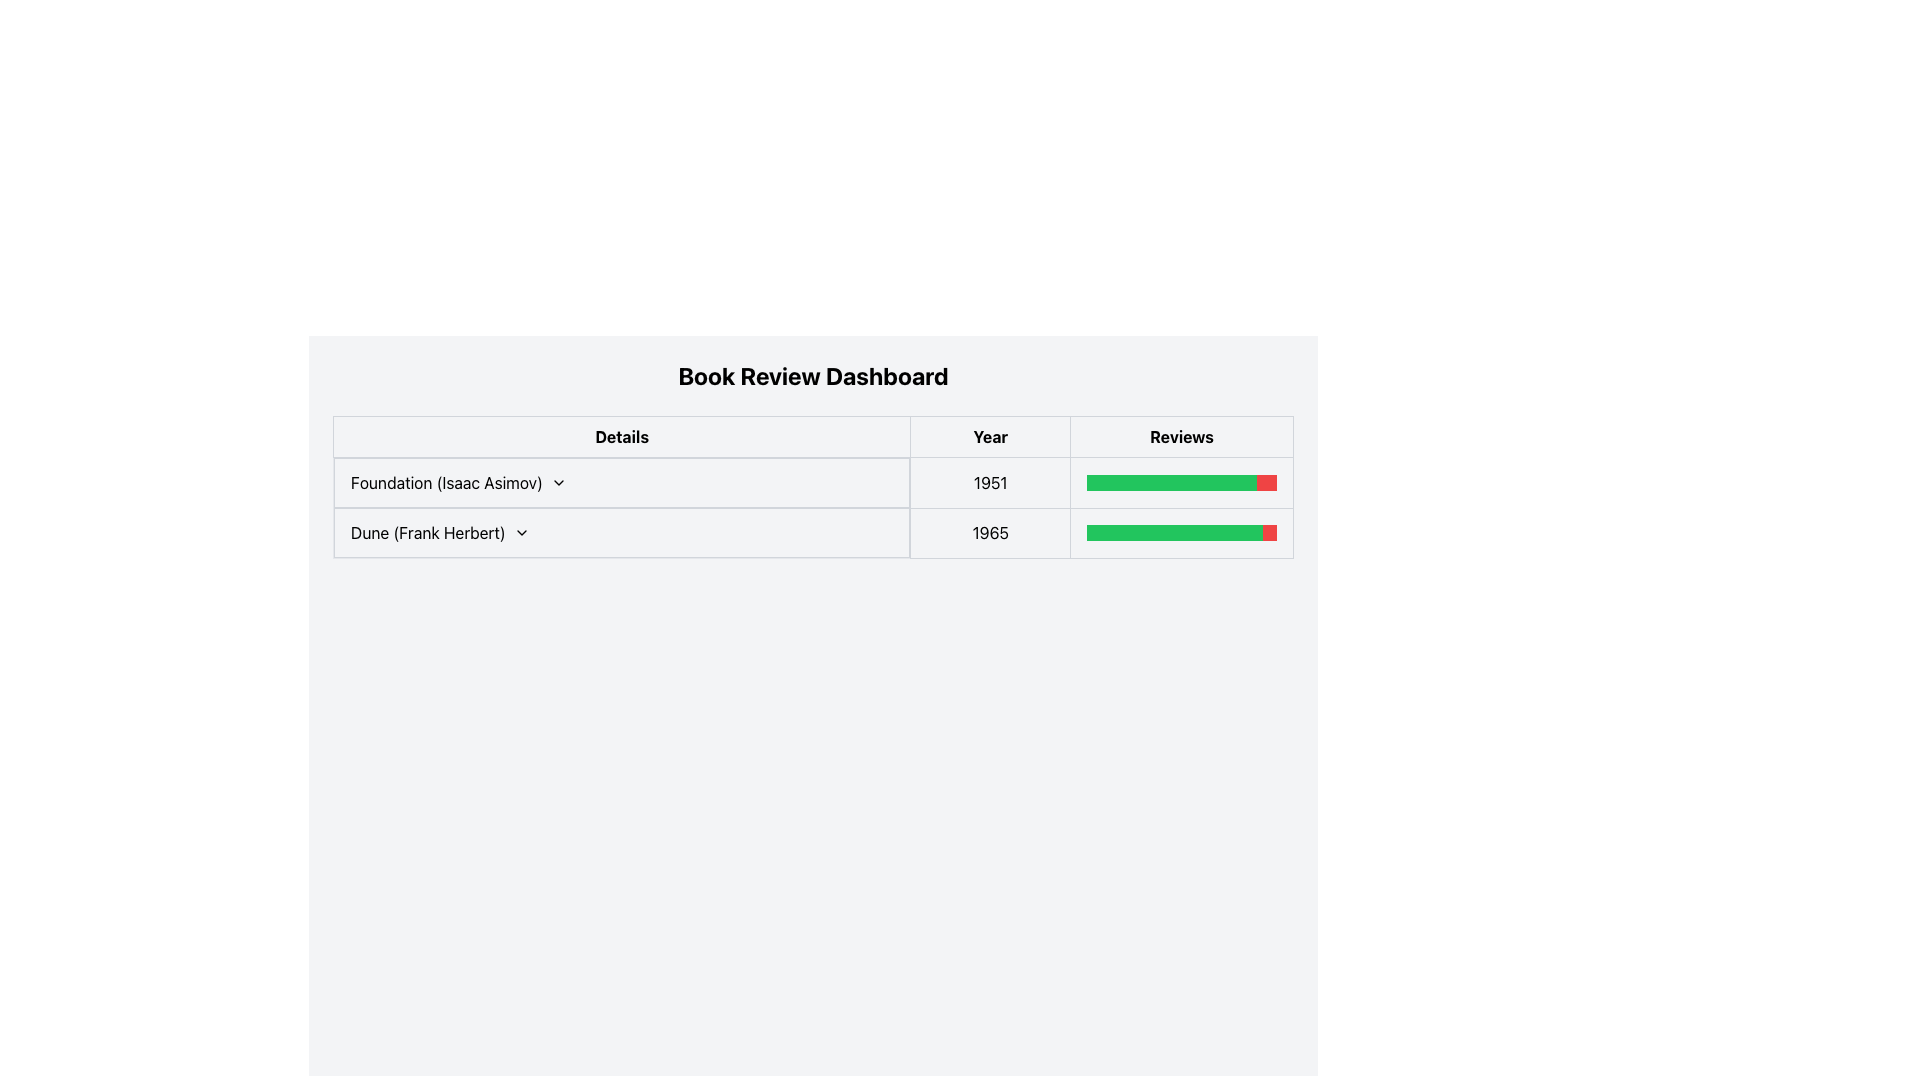  I want to click on the downward-facing chevron icon located to the right of 'Foundation (Isaac Asimov)' in the first row under the 'Details' column, so click(558, 482).